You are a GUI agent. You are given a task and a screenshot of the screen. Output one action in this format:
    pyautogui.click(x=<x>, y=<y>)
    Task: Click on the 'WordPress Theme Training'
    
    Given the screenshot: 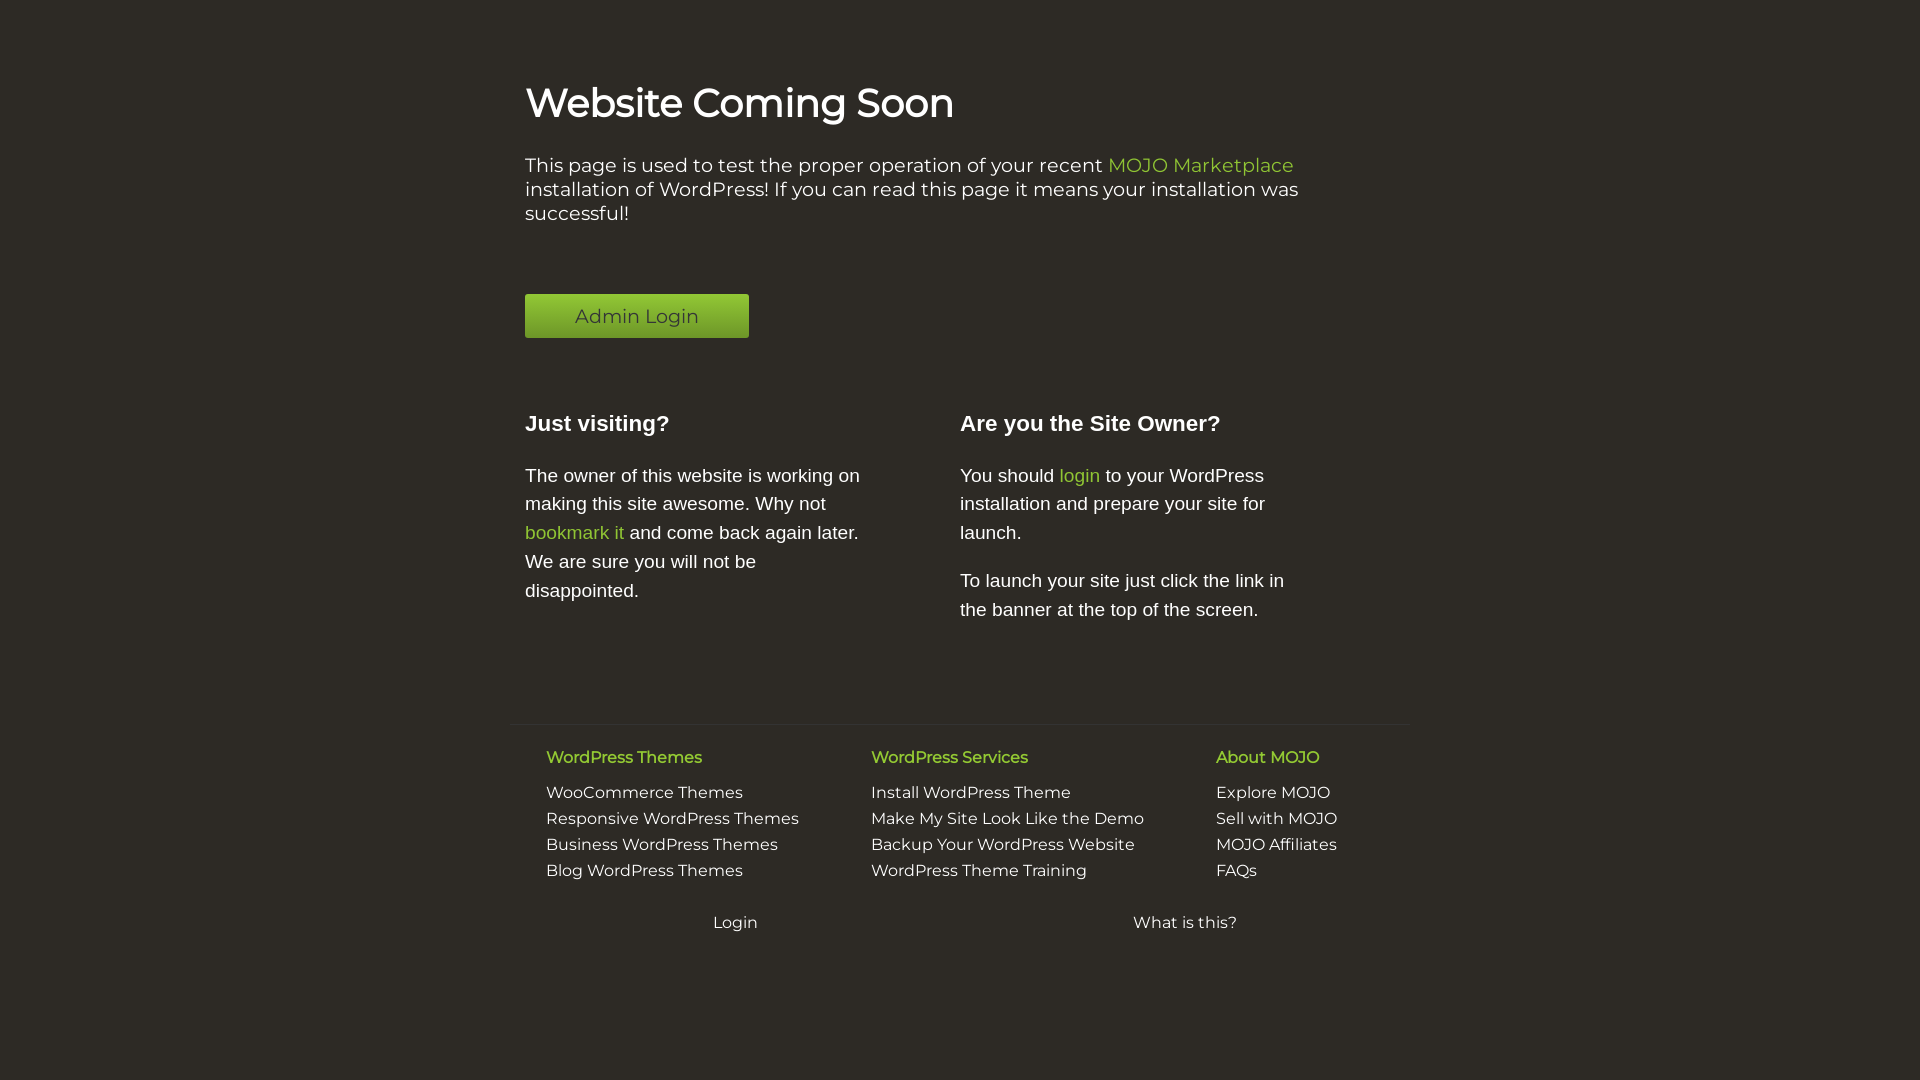 What is the action you would take?
    pyautogui.click(x=979, y=869)
    